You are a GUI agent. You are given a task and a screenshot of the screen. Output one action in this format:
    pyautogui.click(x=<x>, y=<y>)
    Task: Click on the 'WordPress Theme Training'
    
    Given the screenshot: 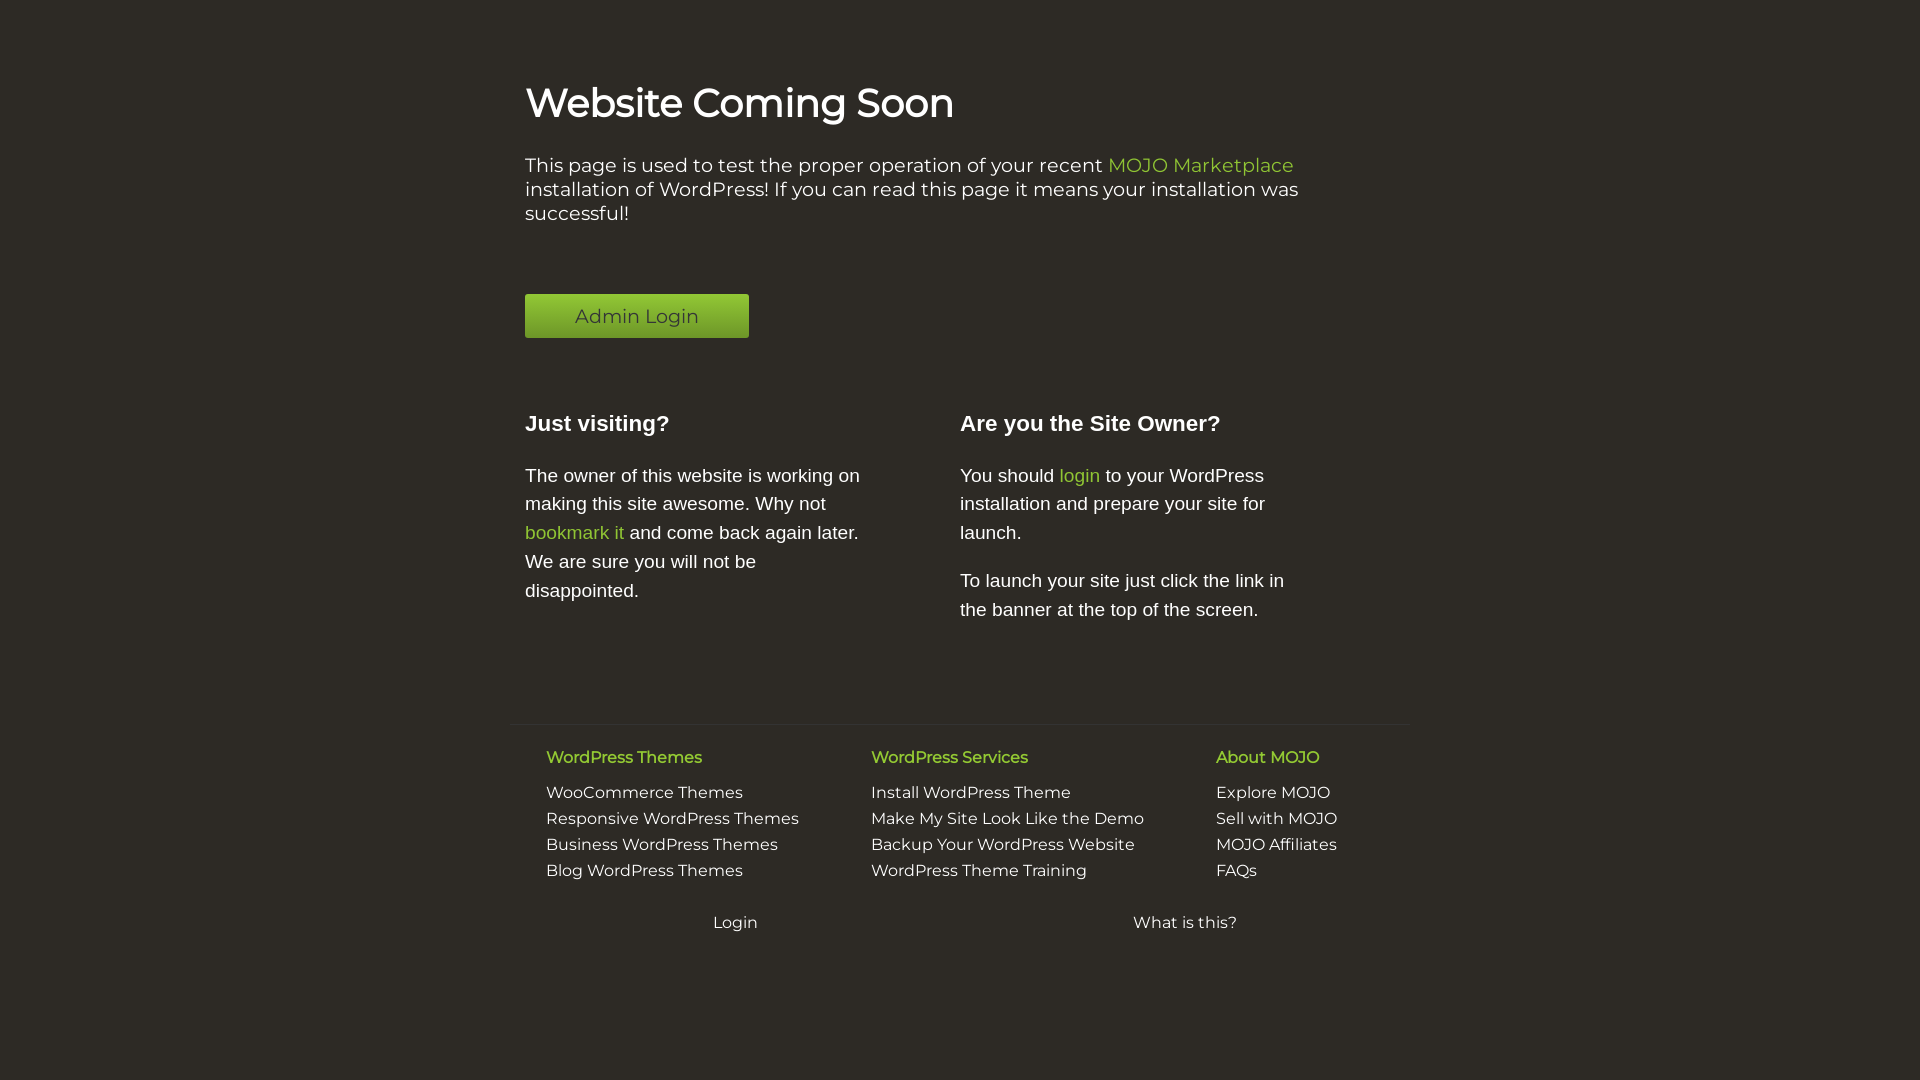 What is the action you would take?
    pyautogui.click(x=979, y=869)
    